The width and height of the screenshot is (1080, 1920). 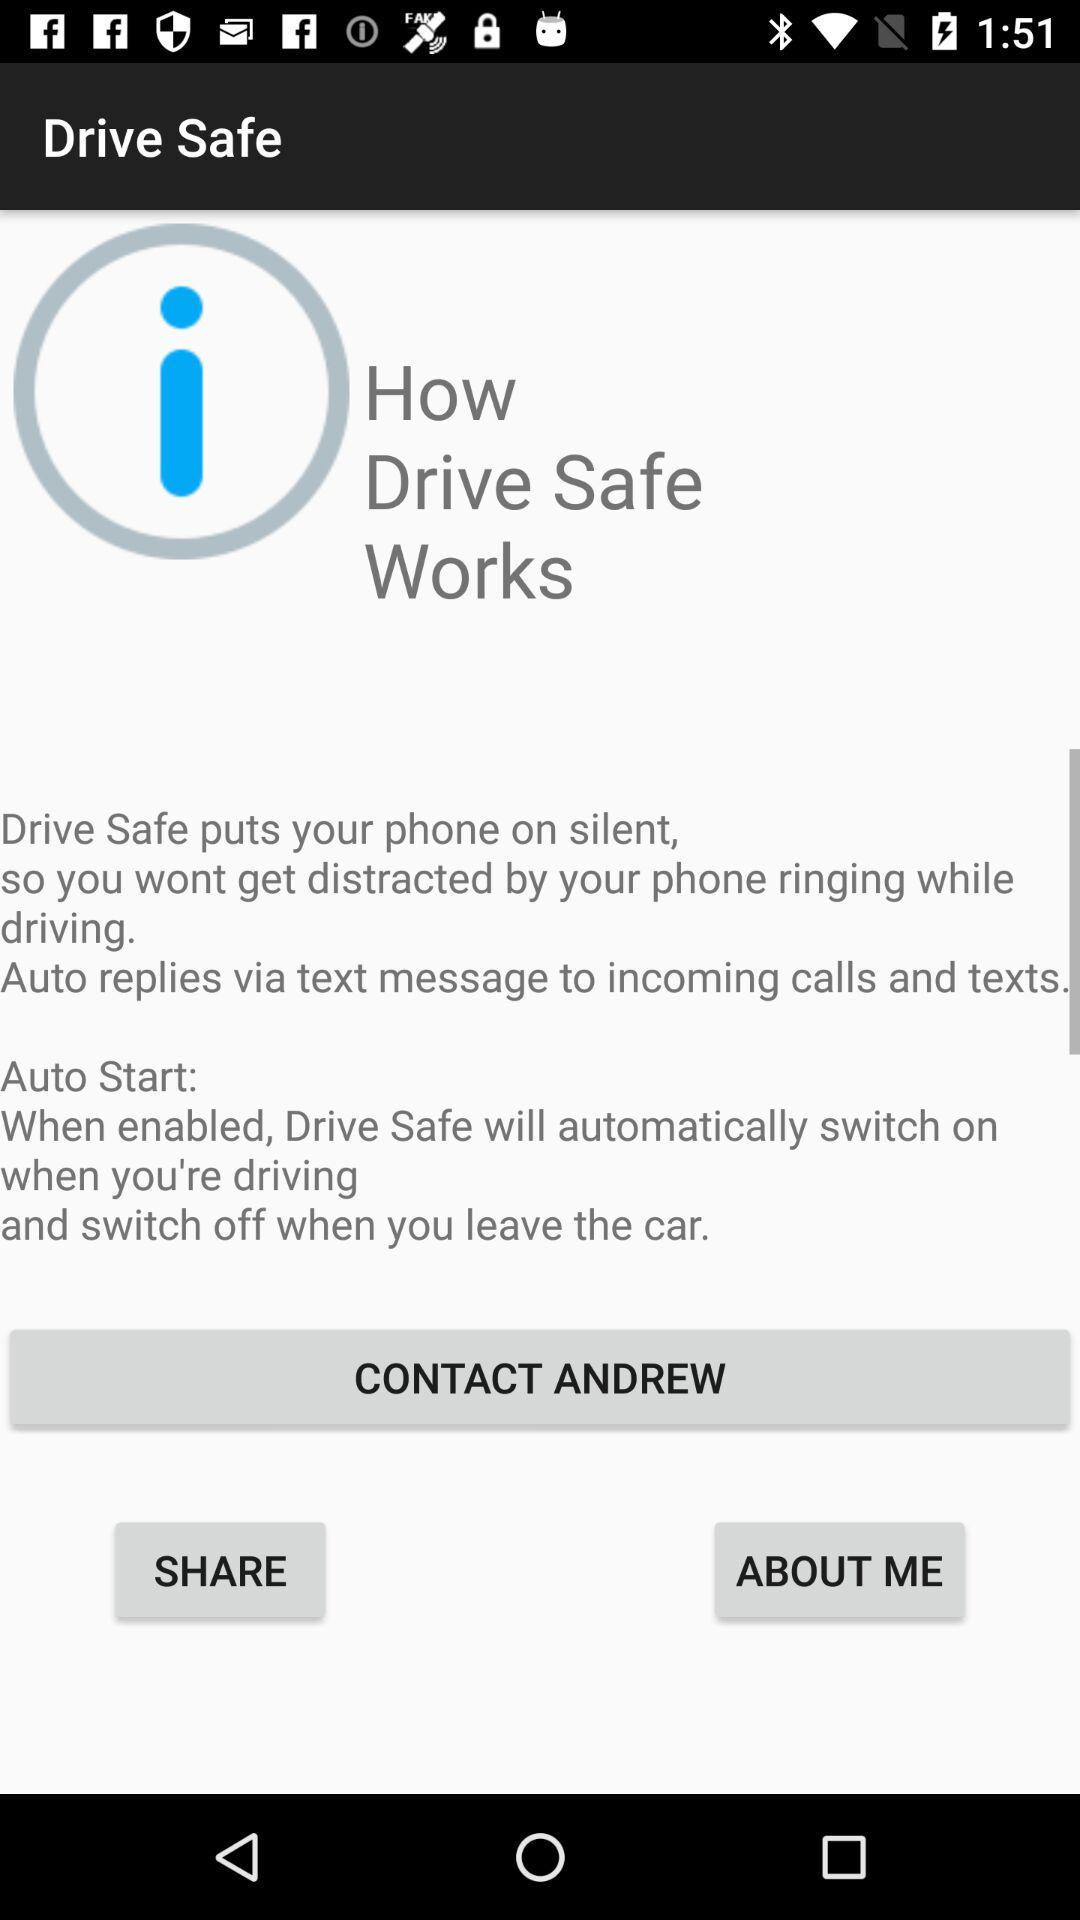 What do you see at coordinates (839, 1568) in the screenshot?
I see `icon at the bottom right corner` at bounding box center [839, 1568].